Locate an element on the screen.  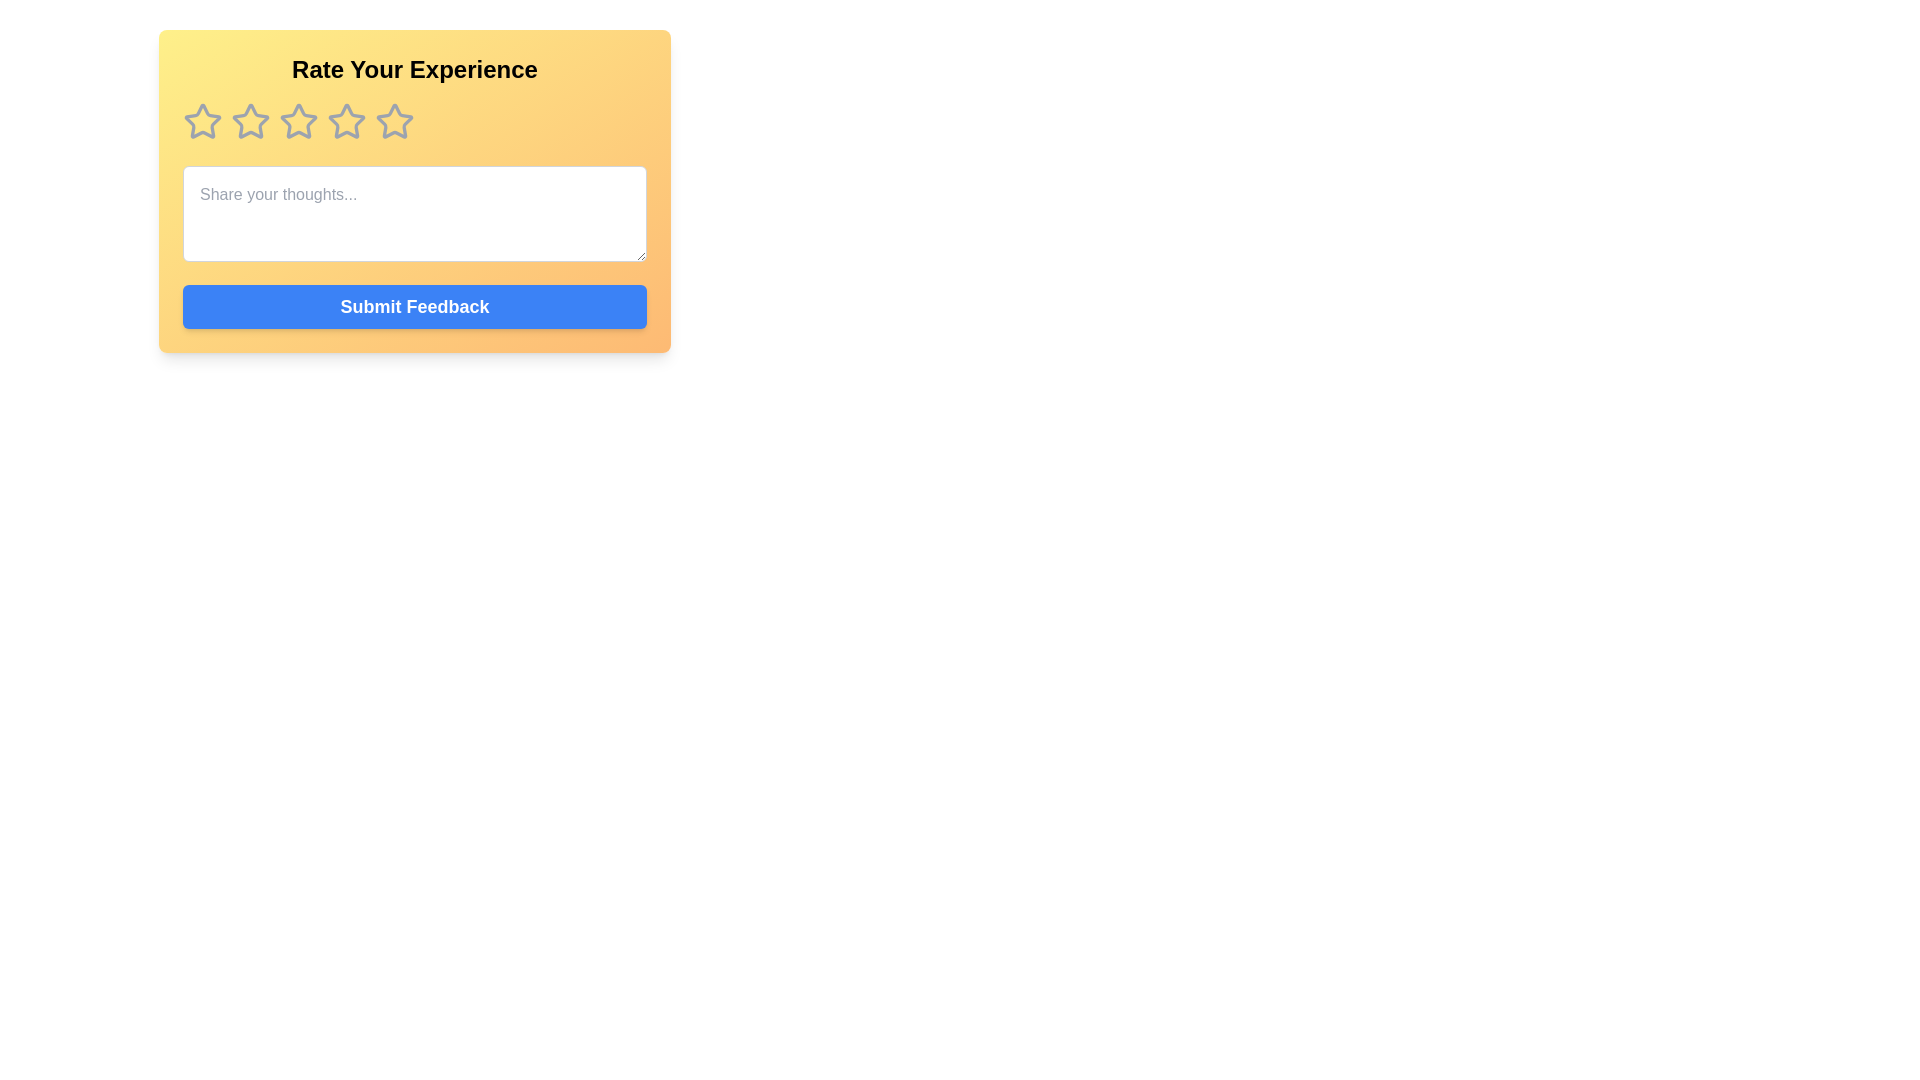
the leftmost rating star in the 'Rate Your Experience' section to visualize its interactive effect is located at coordinates (202, 122).